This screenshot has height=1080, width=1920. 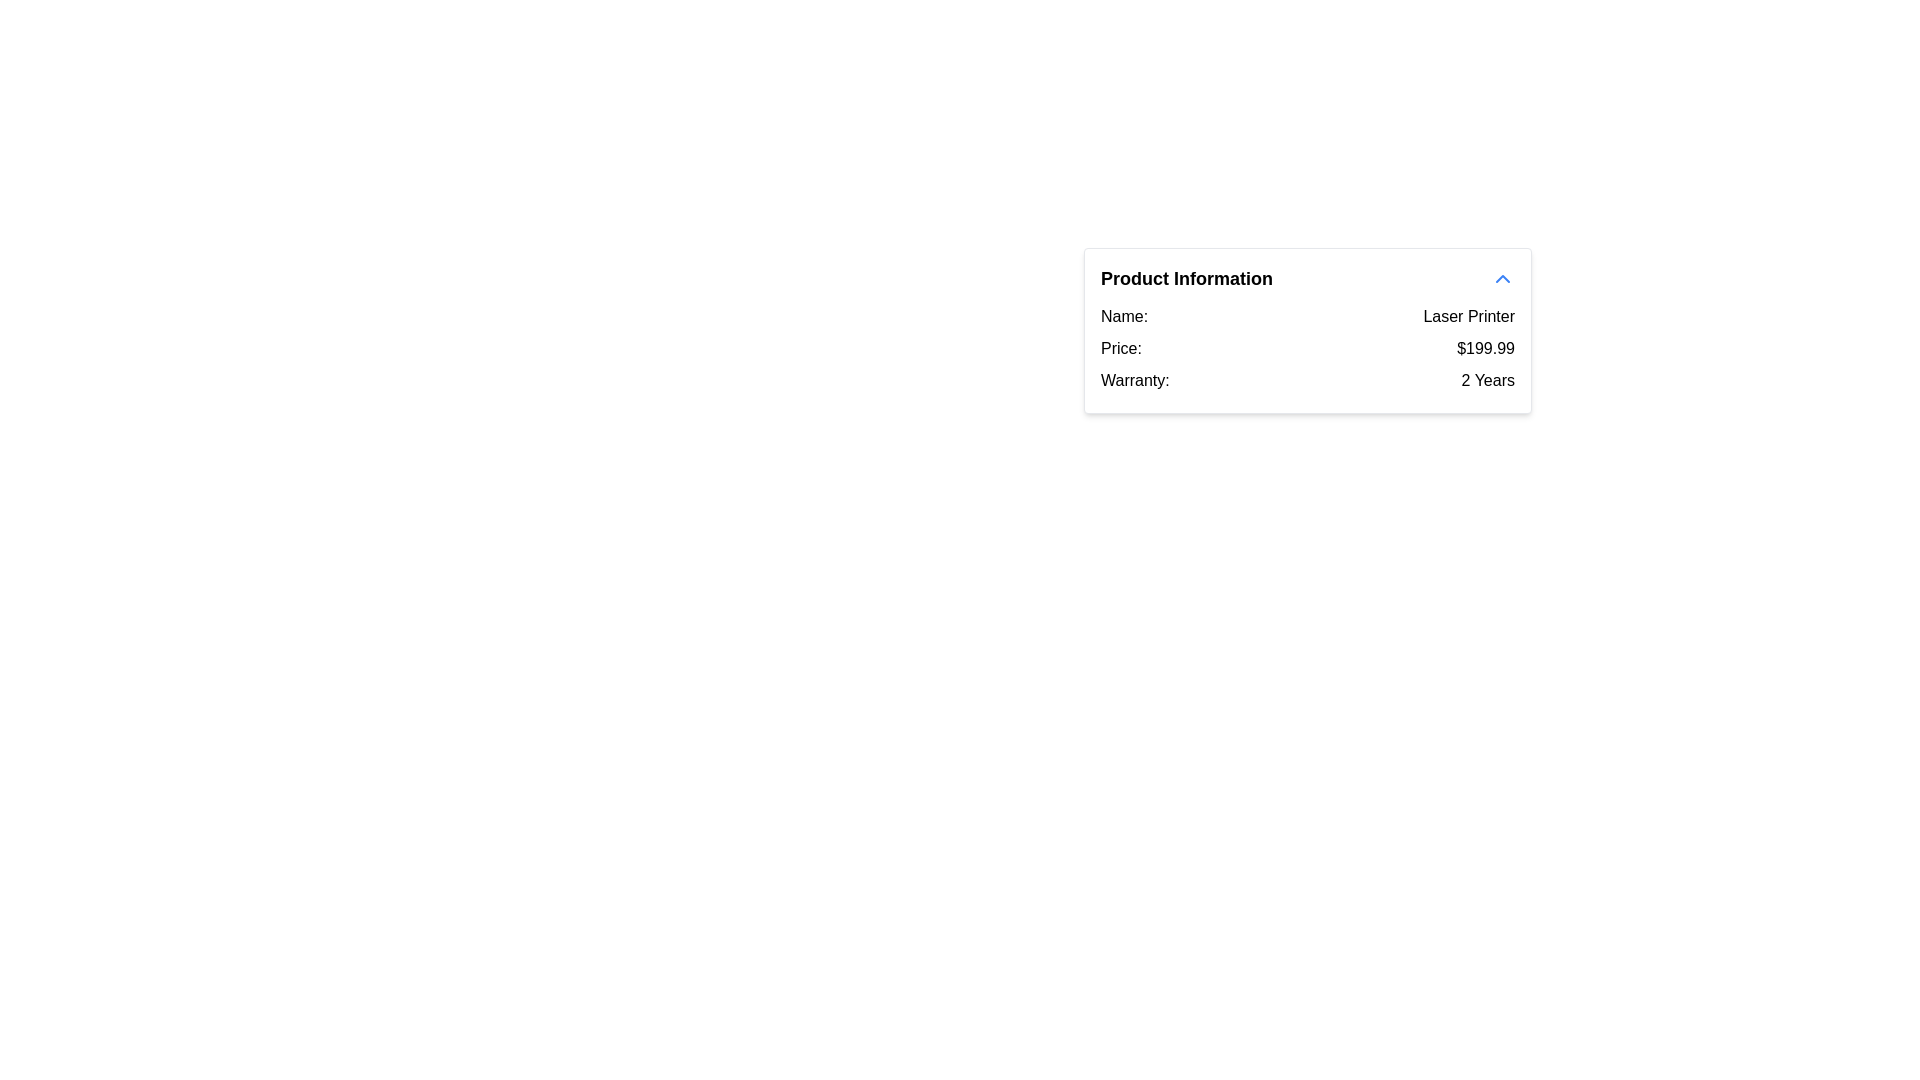 What do you see at coordinates (1469, 315) in the screenshot?
I see `the static text label displaying the product name 'Laser Printer', located on the right side of the 'Name:' label in the 'Product Information' card` at bounding box center [1469, 315].